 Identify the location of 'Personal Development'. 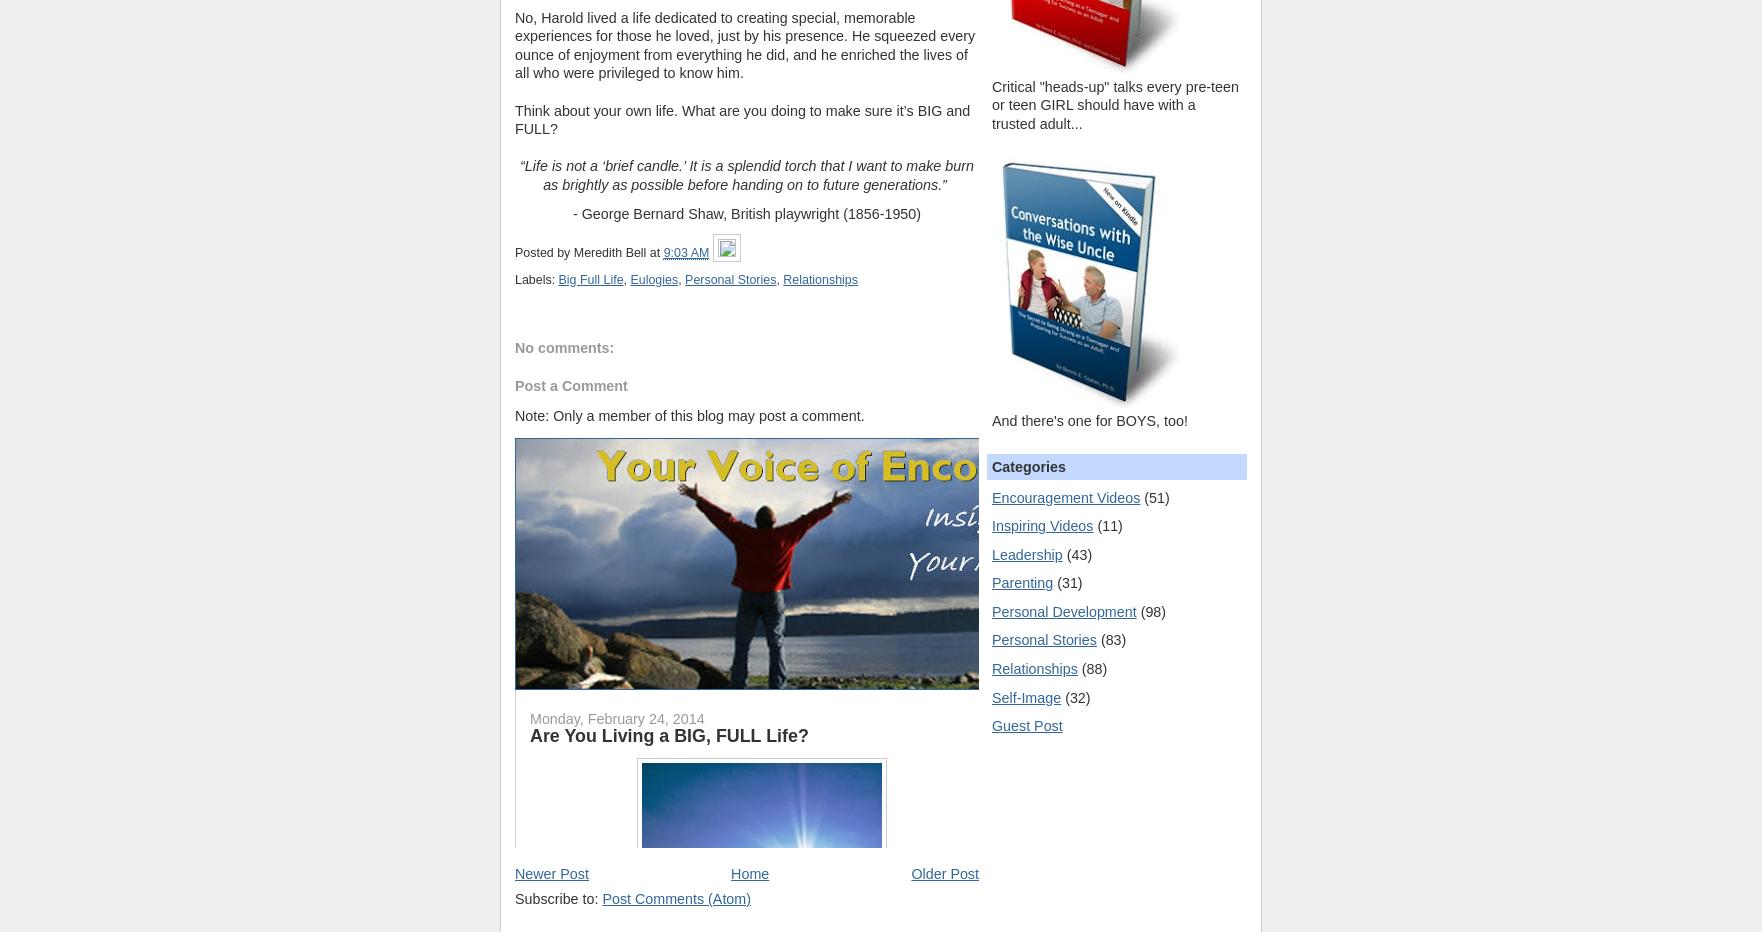
(1064, 610).